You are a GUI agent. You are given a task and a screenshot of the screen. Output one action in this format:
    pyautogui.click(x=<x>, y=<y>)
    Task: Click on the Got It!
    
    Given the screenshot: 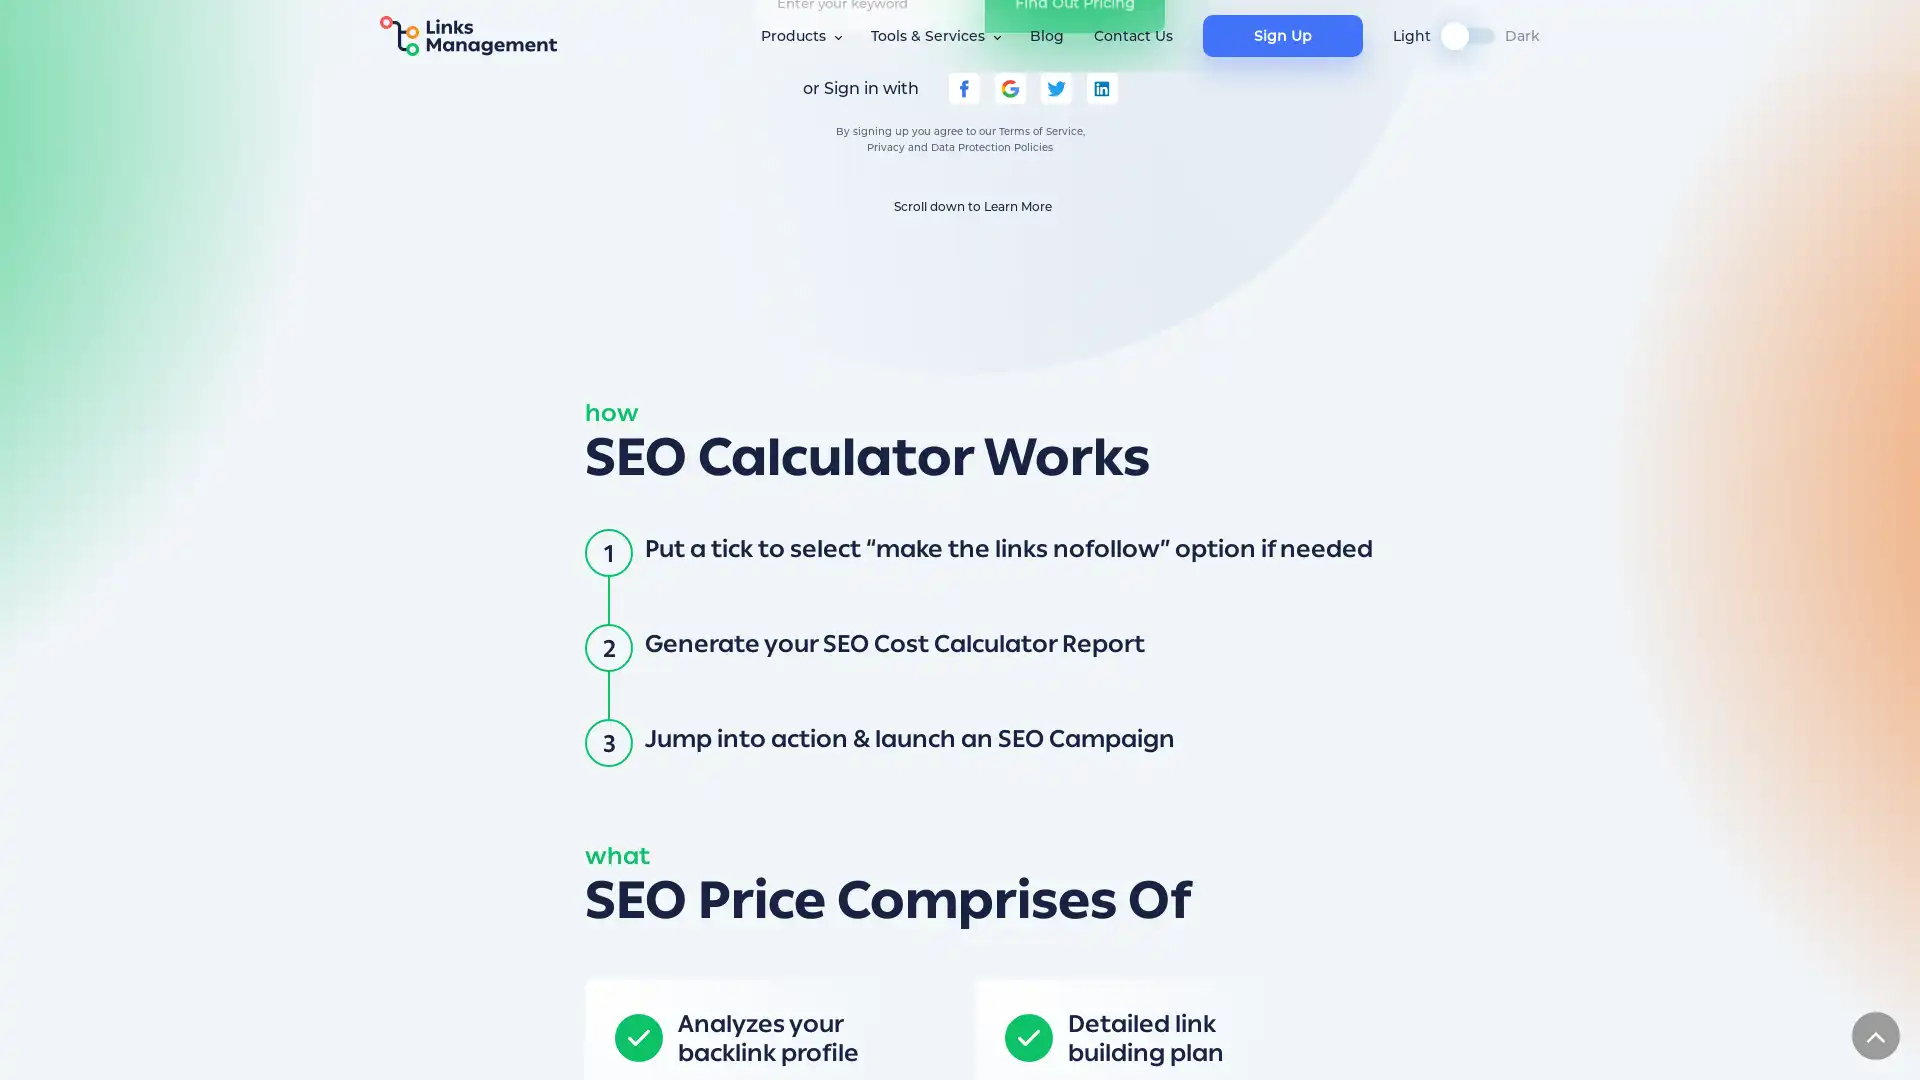 What is the action you would take?
    pyautogui.click(x=1352, y=1044)
    